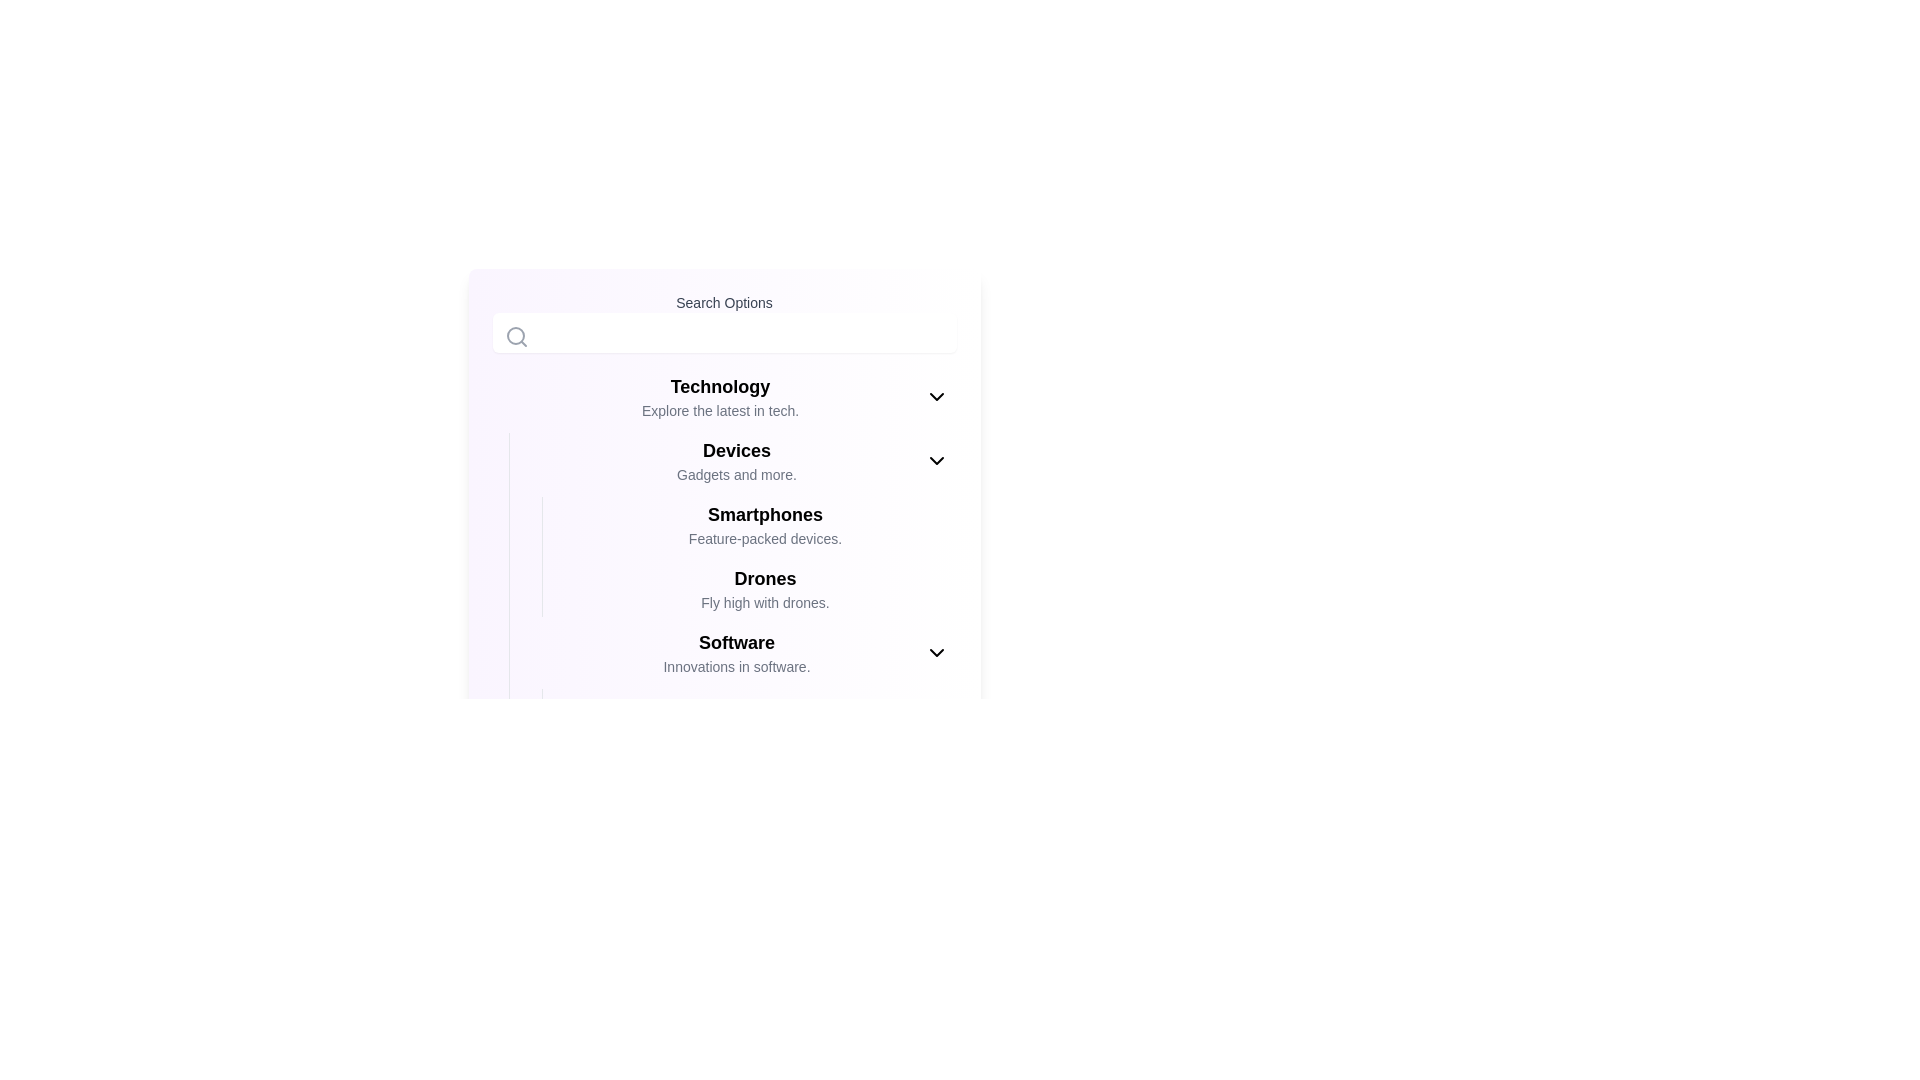  What do you see at coordinates (764, 523) in the screenshot?
I see `the 'Smartphones' navigation item, which features bold text for the heading and a description below it` at bounding box center [764, 523].